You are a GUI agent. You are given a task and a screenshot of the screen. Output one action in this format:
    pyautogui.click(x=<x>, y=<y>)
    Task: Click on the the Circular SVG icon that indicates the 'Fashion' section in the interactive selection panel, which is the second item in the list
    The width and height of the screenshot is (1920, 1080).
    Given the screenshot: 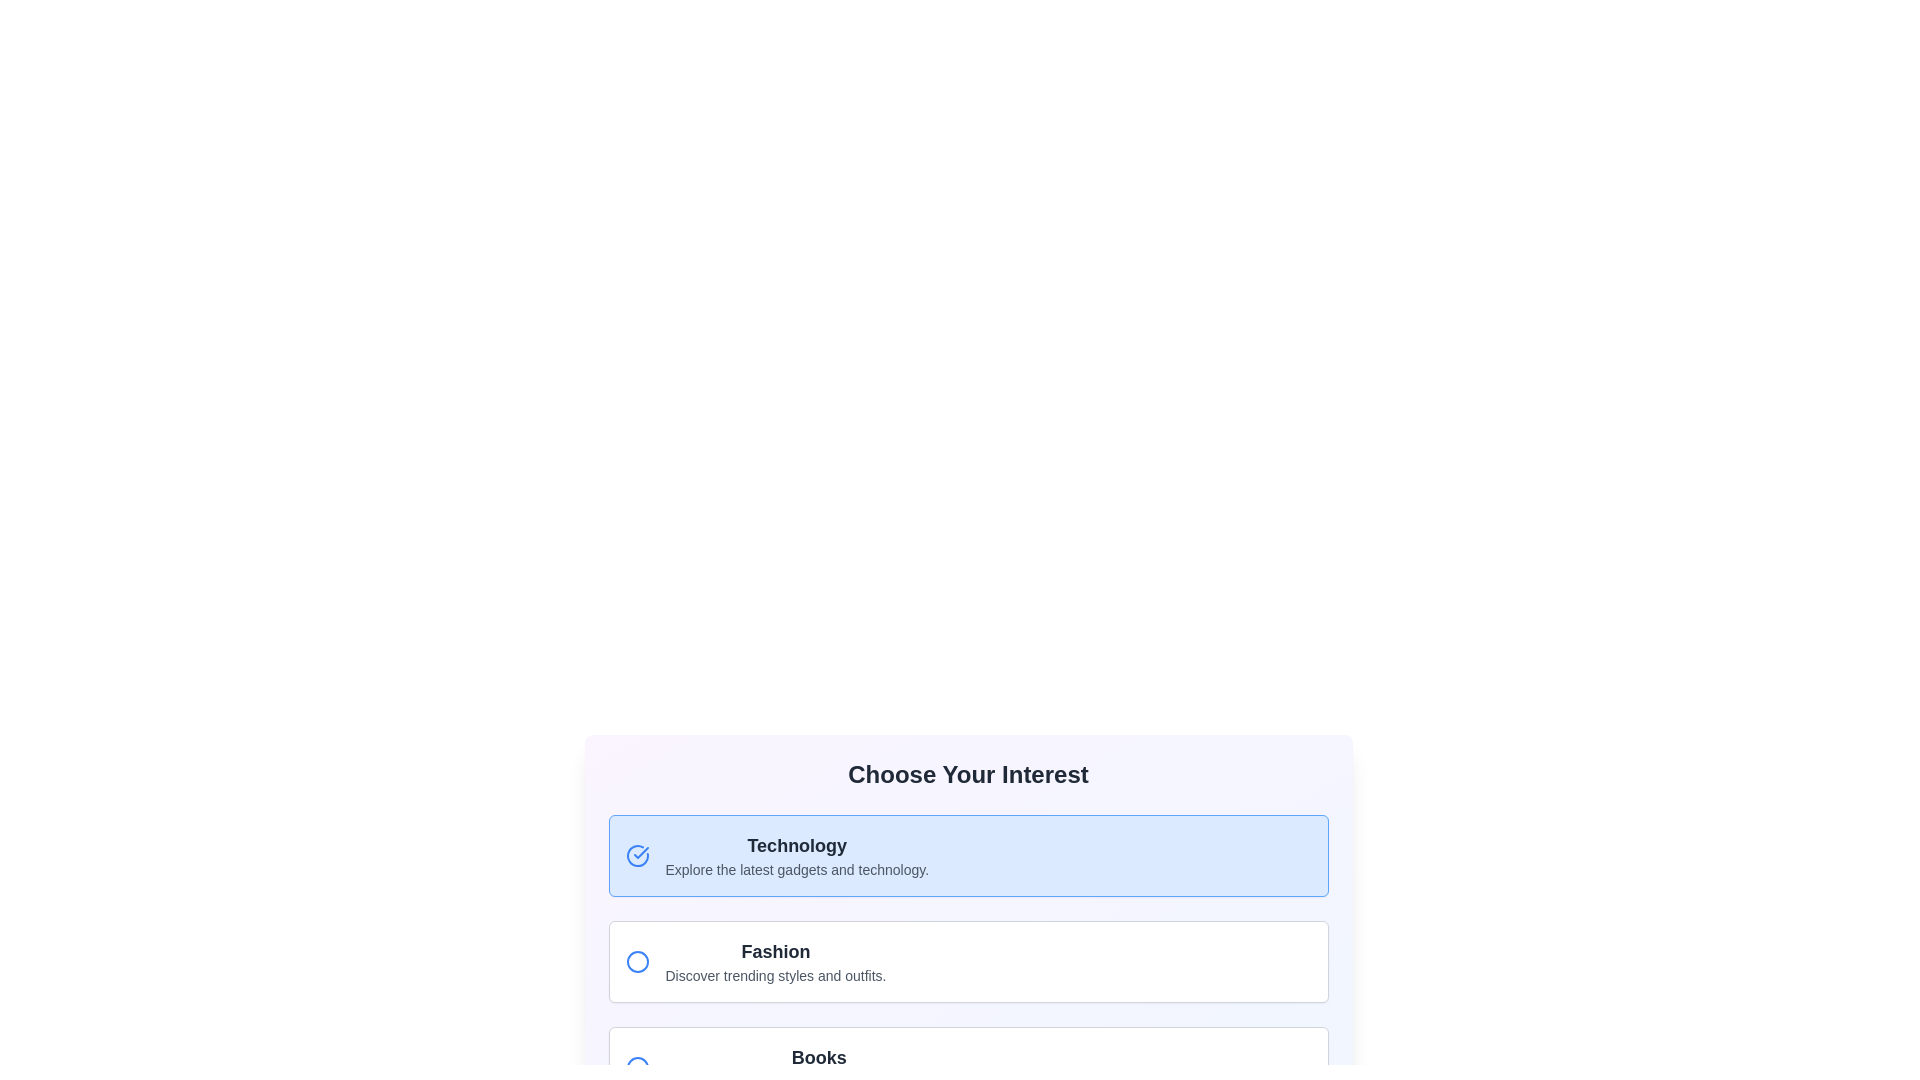 What is the action you would take?
    pyautogui.click(x=636, y=960)
    